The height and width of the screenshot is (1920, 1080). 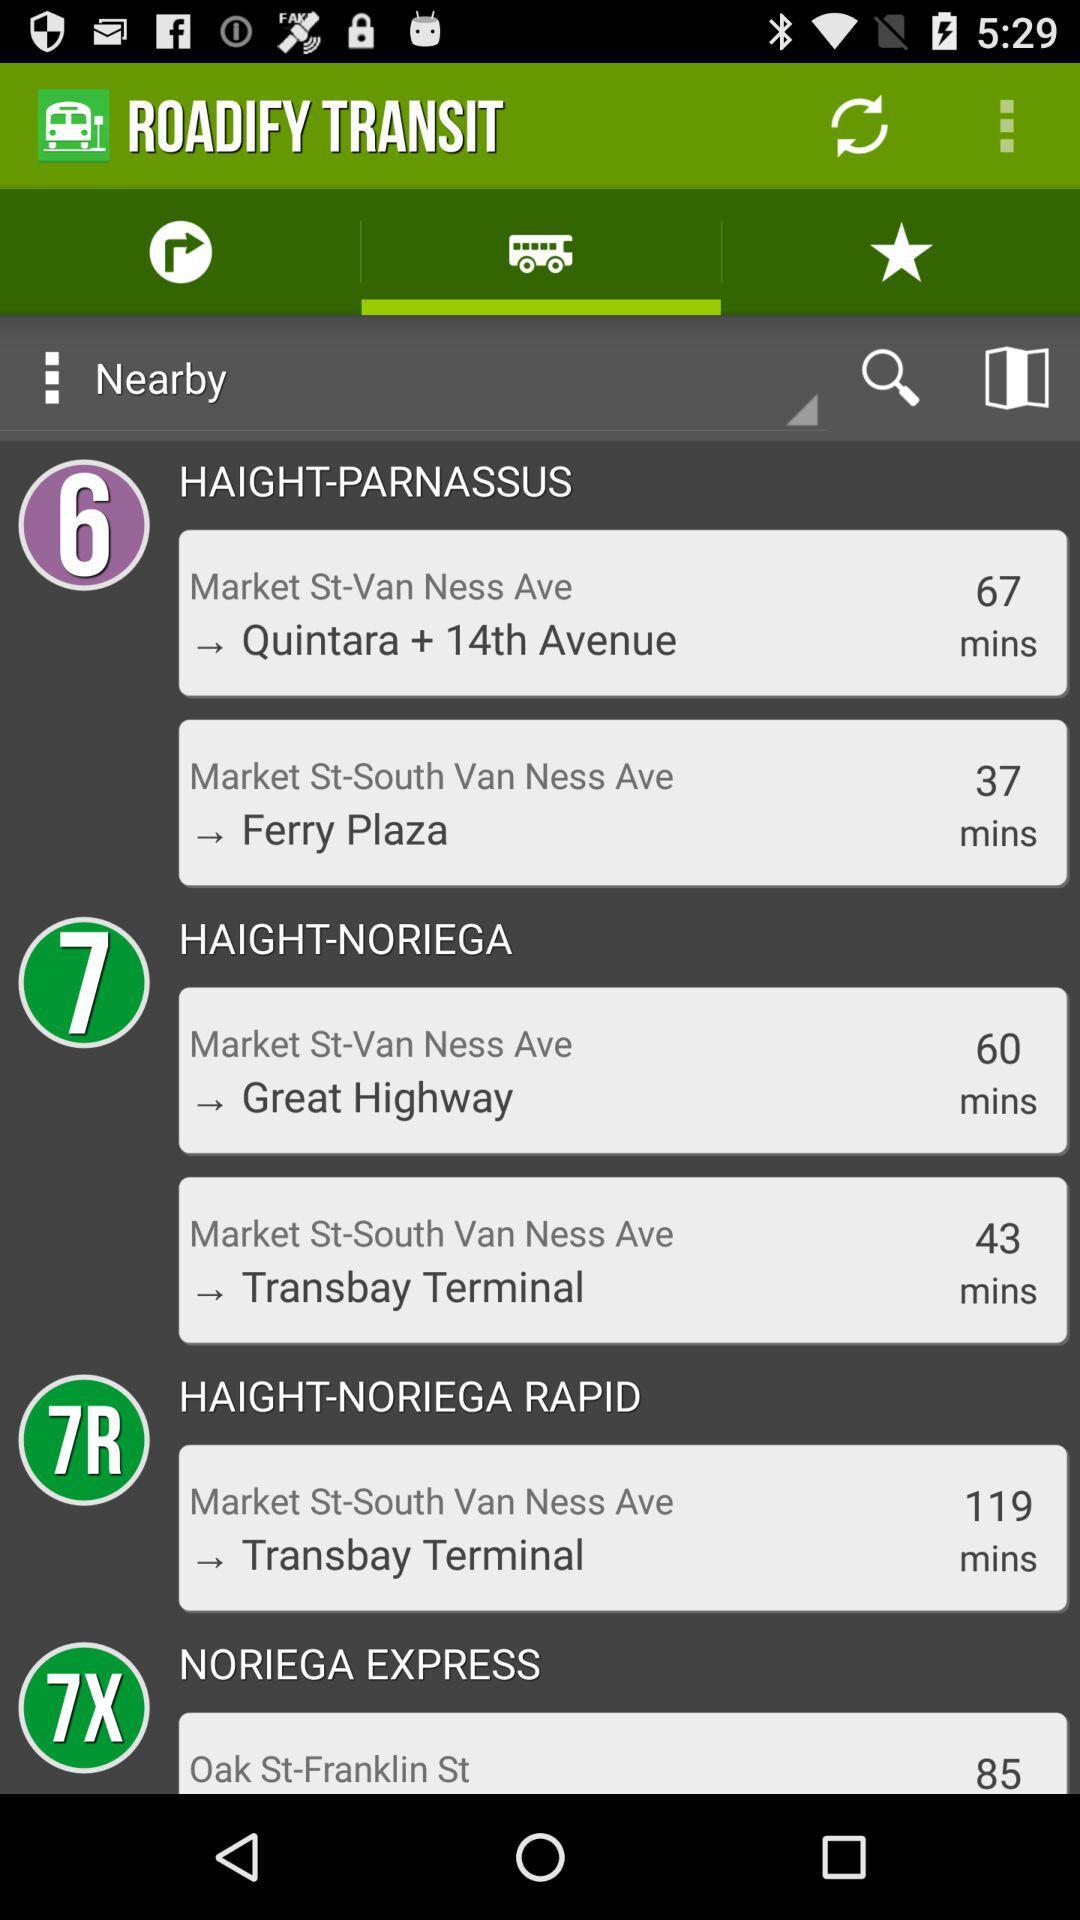 What do you see at coordinates (1017, 403) in the screenshot?
I see `the book icon` at bounding box center [1017, 403].